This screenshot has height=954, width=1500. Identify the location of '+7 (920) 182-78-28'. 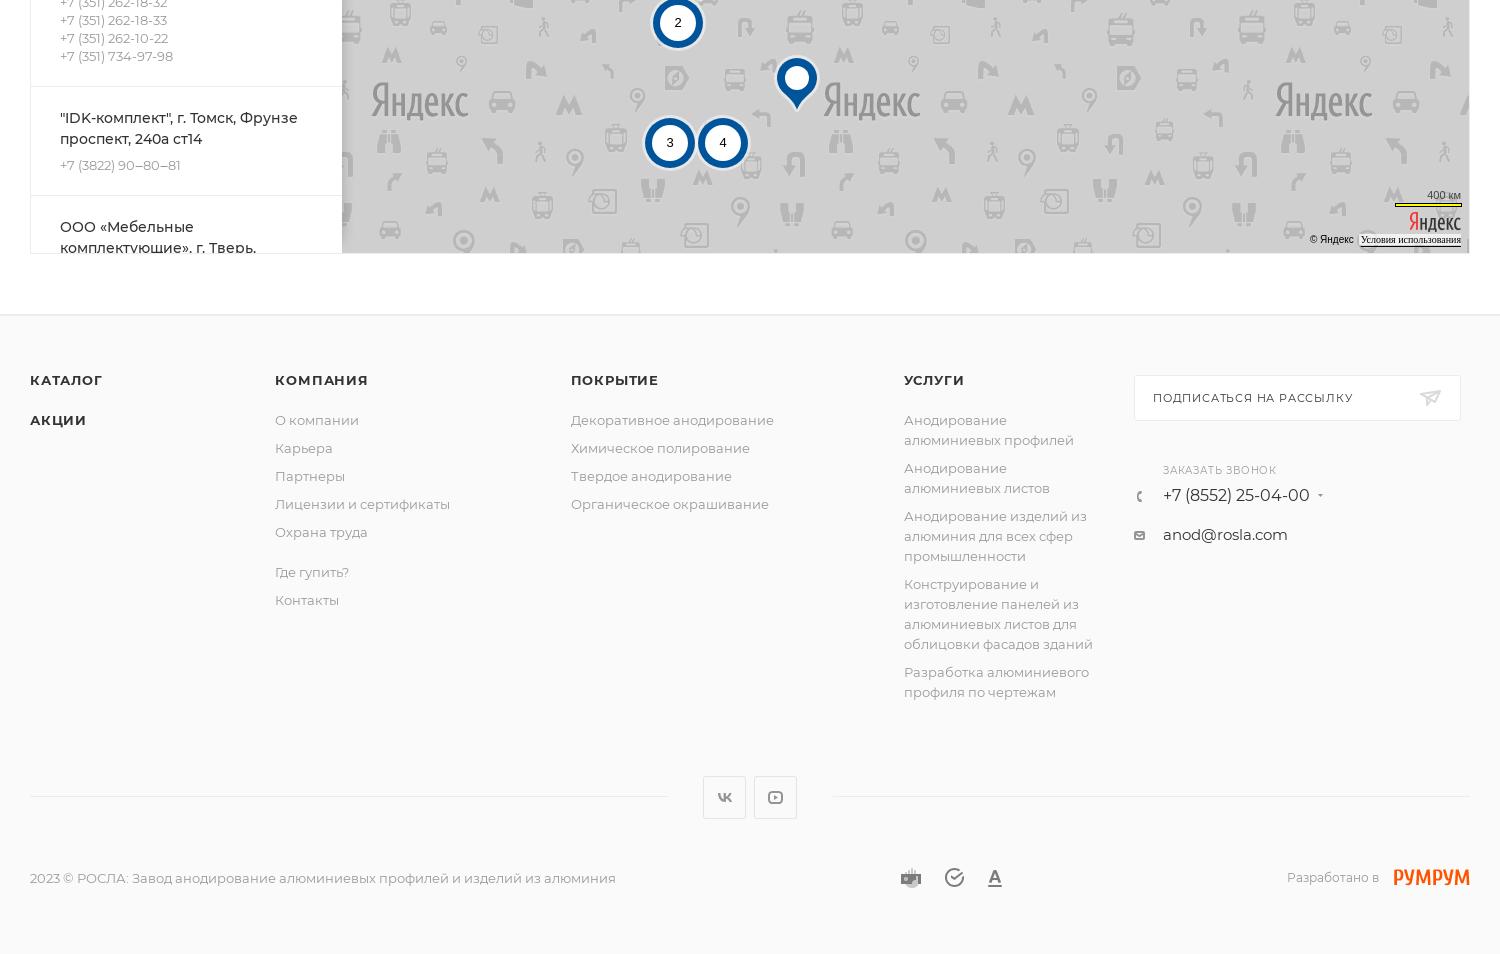
(116, 294).